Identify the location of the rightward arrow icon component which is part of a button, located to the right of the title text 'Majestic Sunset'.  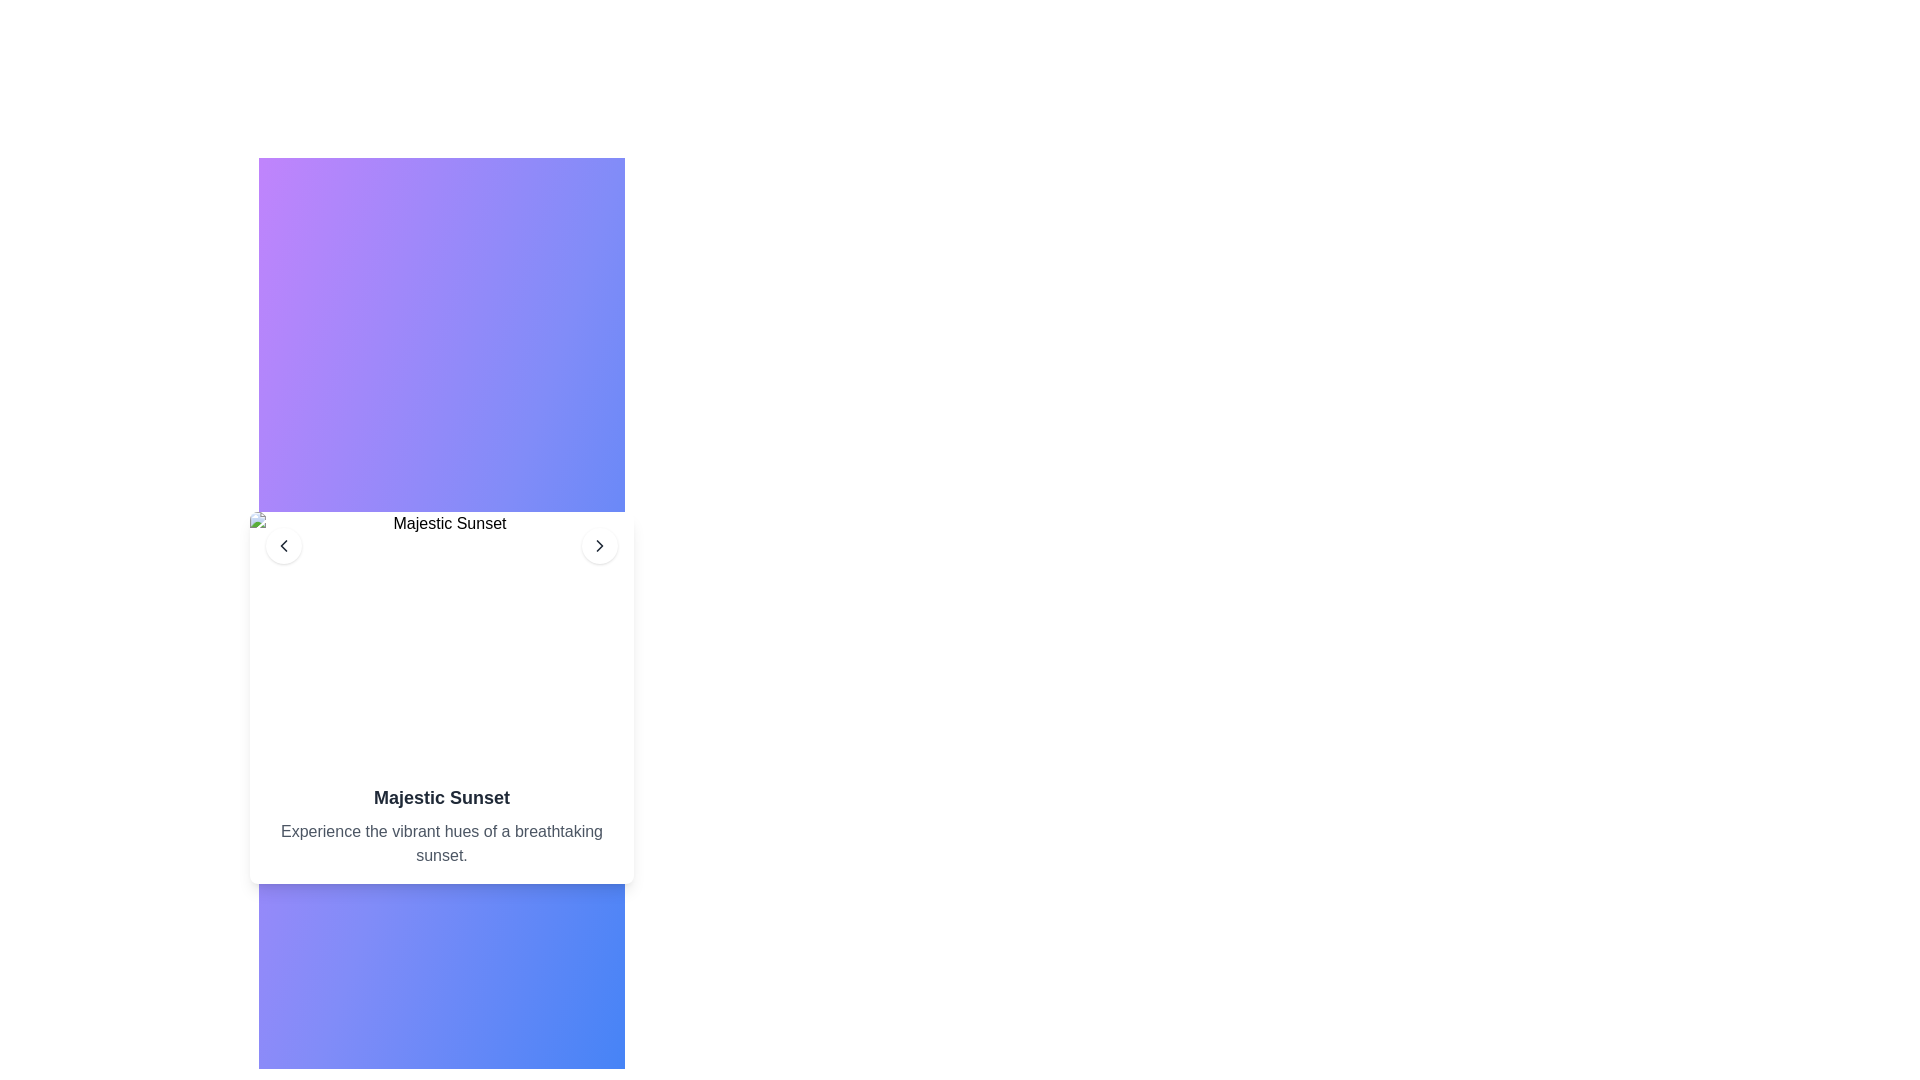
(599, 546).